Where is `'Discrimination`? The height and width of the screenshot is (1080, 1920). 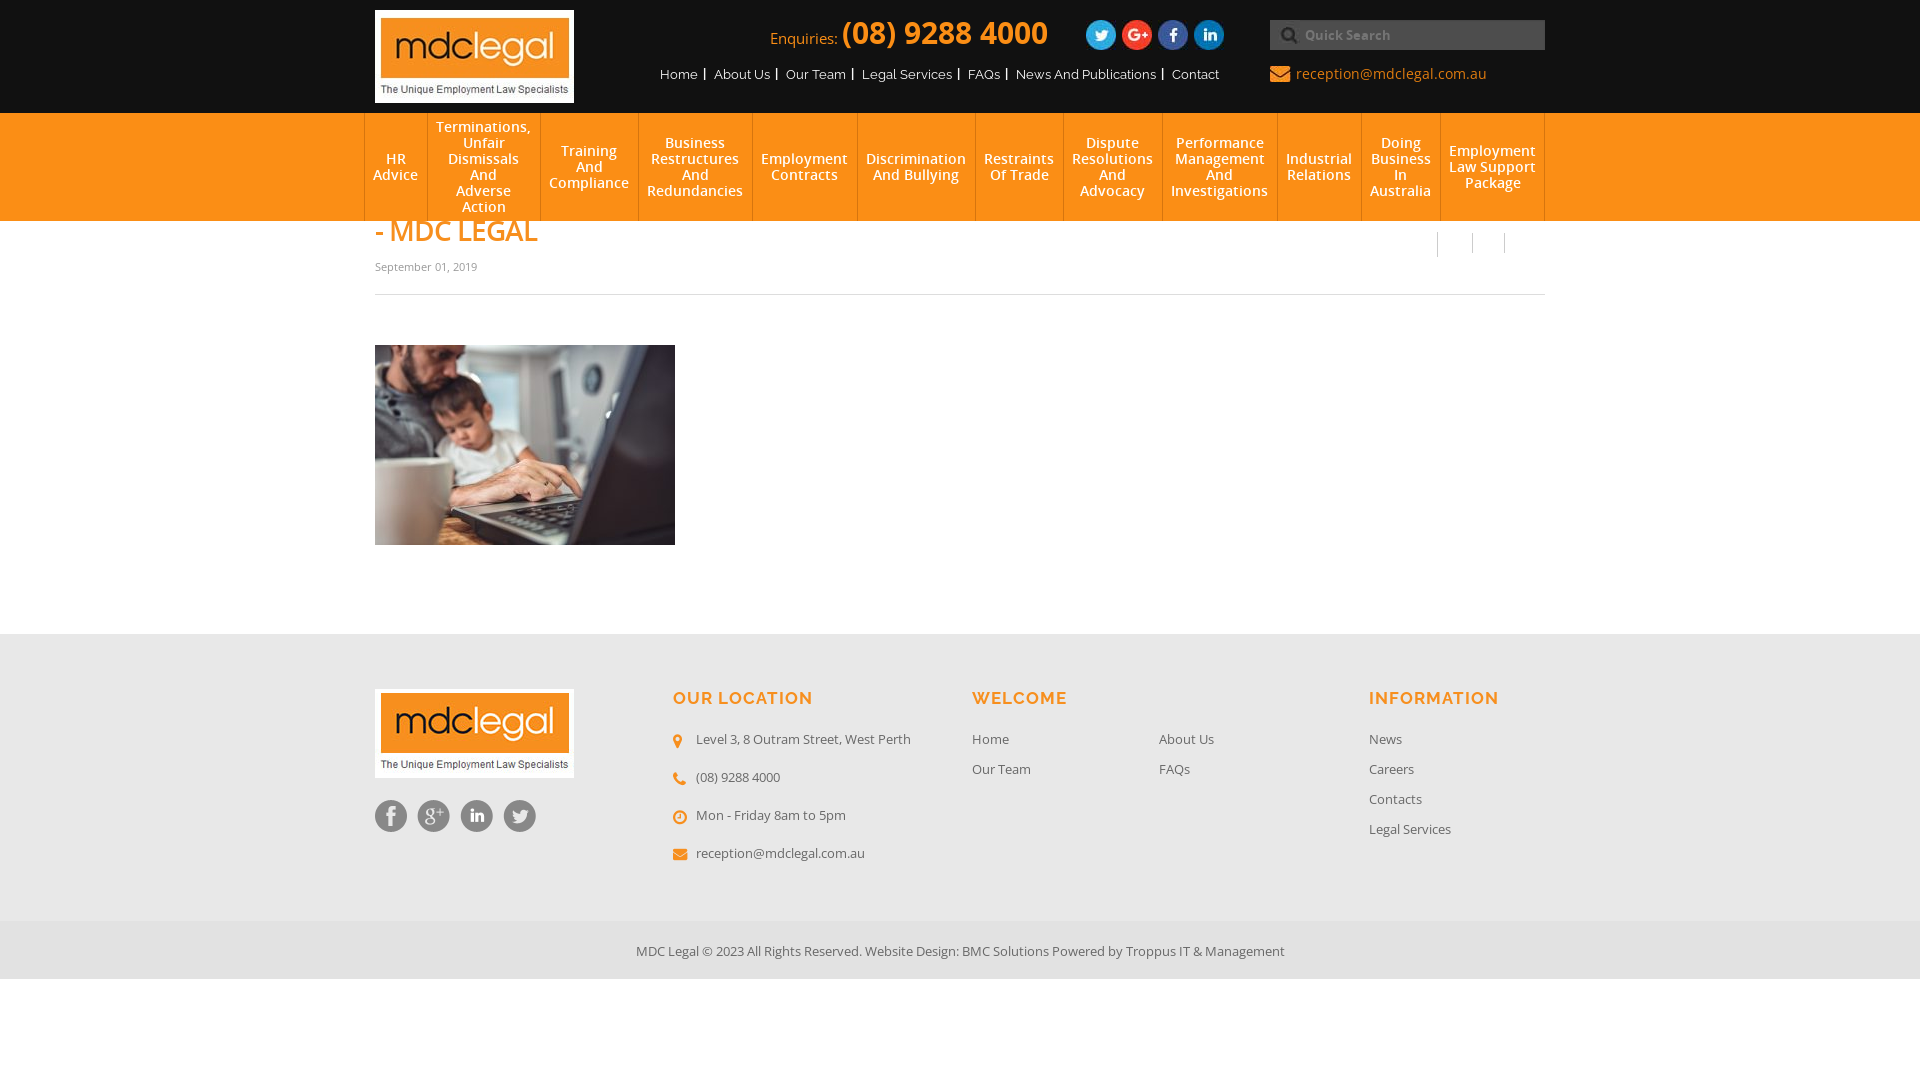 'Discrimination is located at coordinates (915, 165).